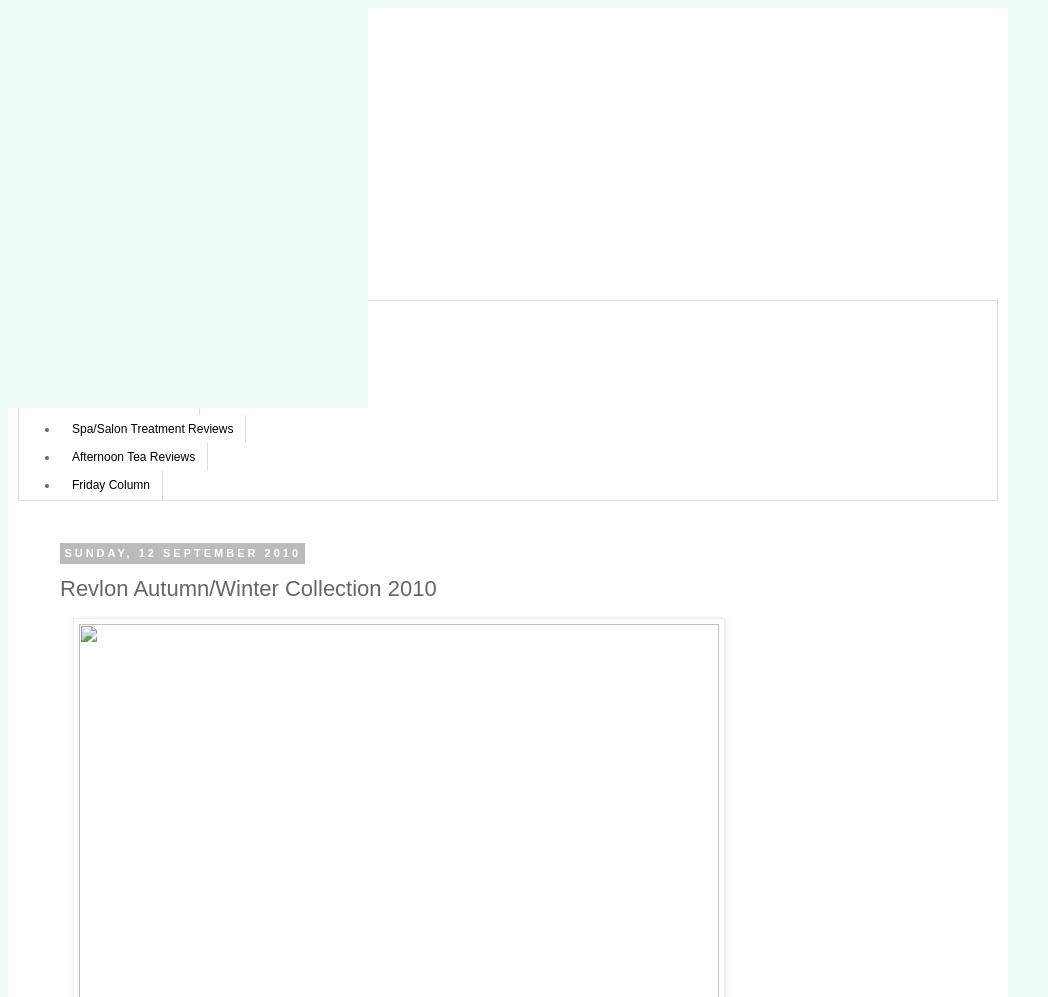 This screenshot has height=997, width=1048. I want to click on 'Friday Column', so click(109, 485).